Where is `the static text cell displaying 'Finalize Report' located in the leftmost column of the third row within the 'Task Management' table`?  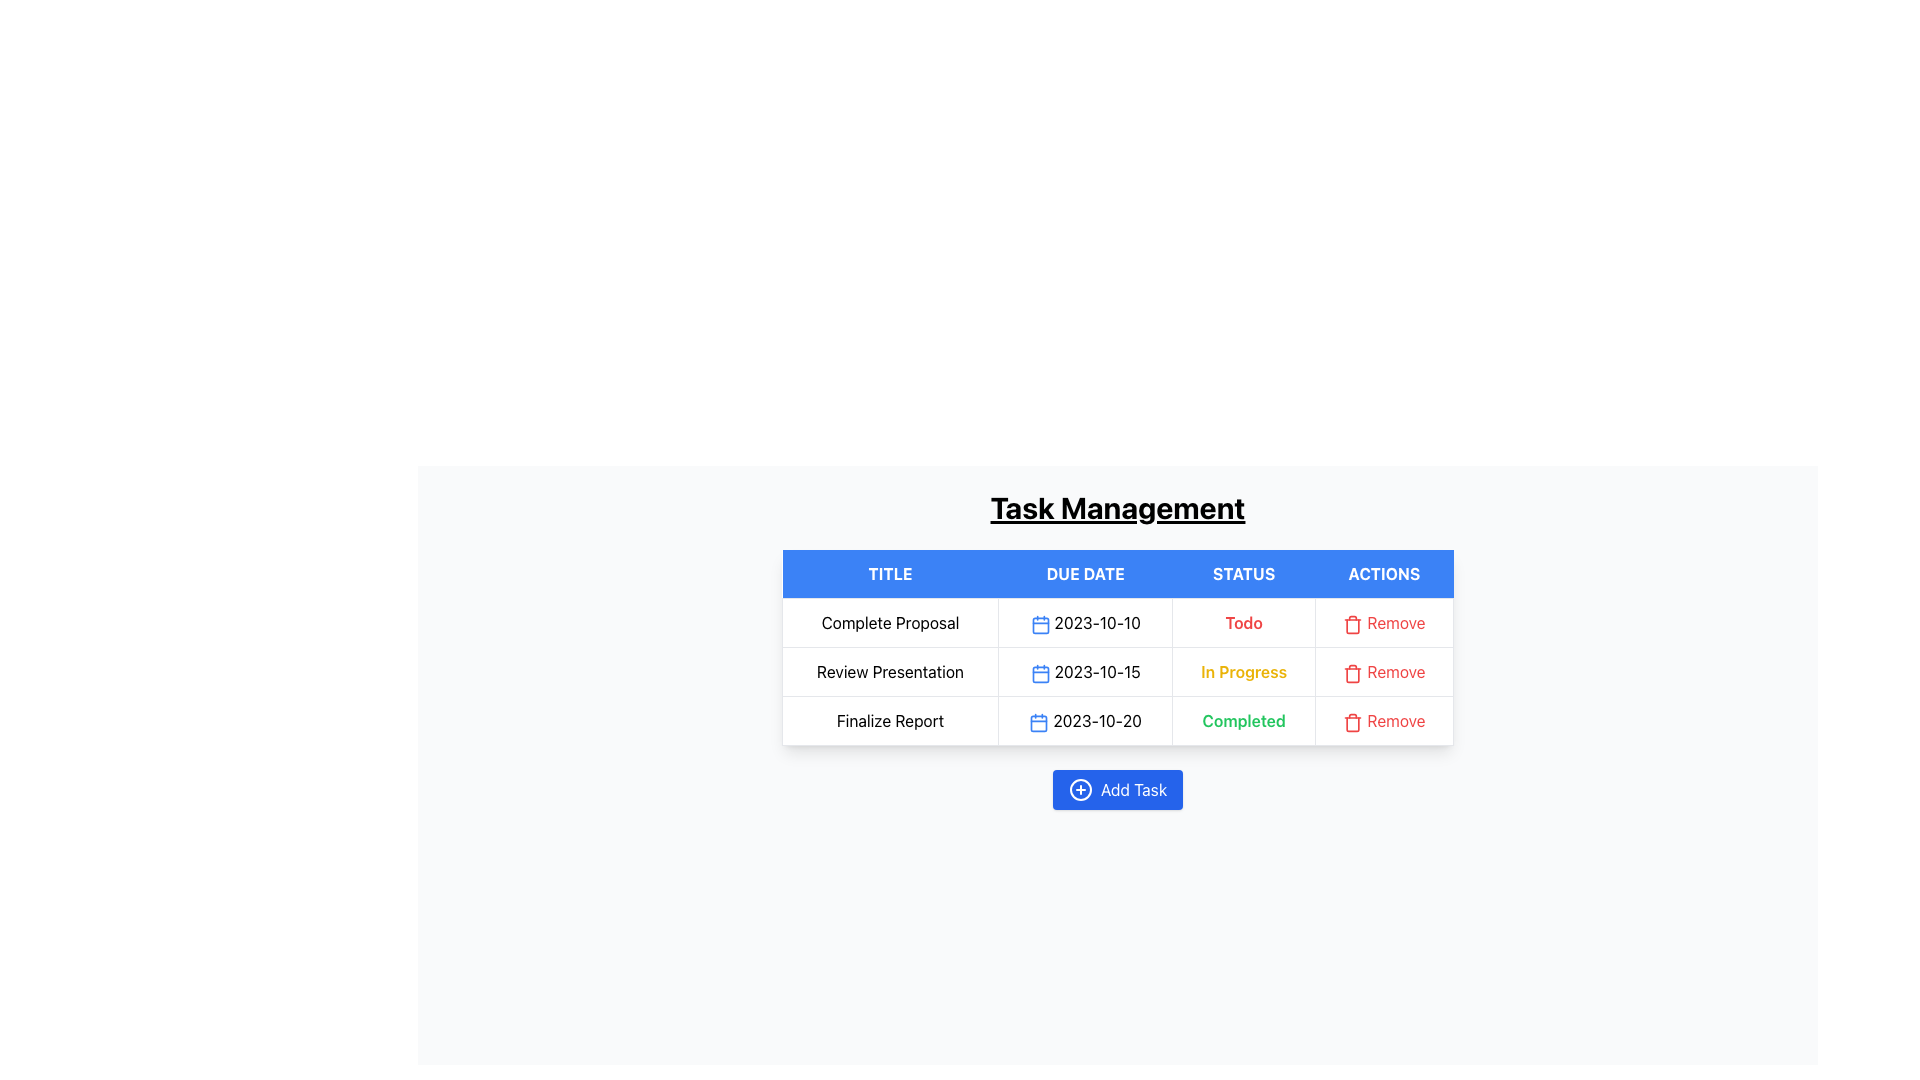
the static text cell displaying 'Finalize Report' located in the leftmost column of the third row within the 'Task Management' table is located at coordinates (889, 721).